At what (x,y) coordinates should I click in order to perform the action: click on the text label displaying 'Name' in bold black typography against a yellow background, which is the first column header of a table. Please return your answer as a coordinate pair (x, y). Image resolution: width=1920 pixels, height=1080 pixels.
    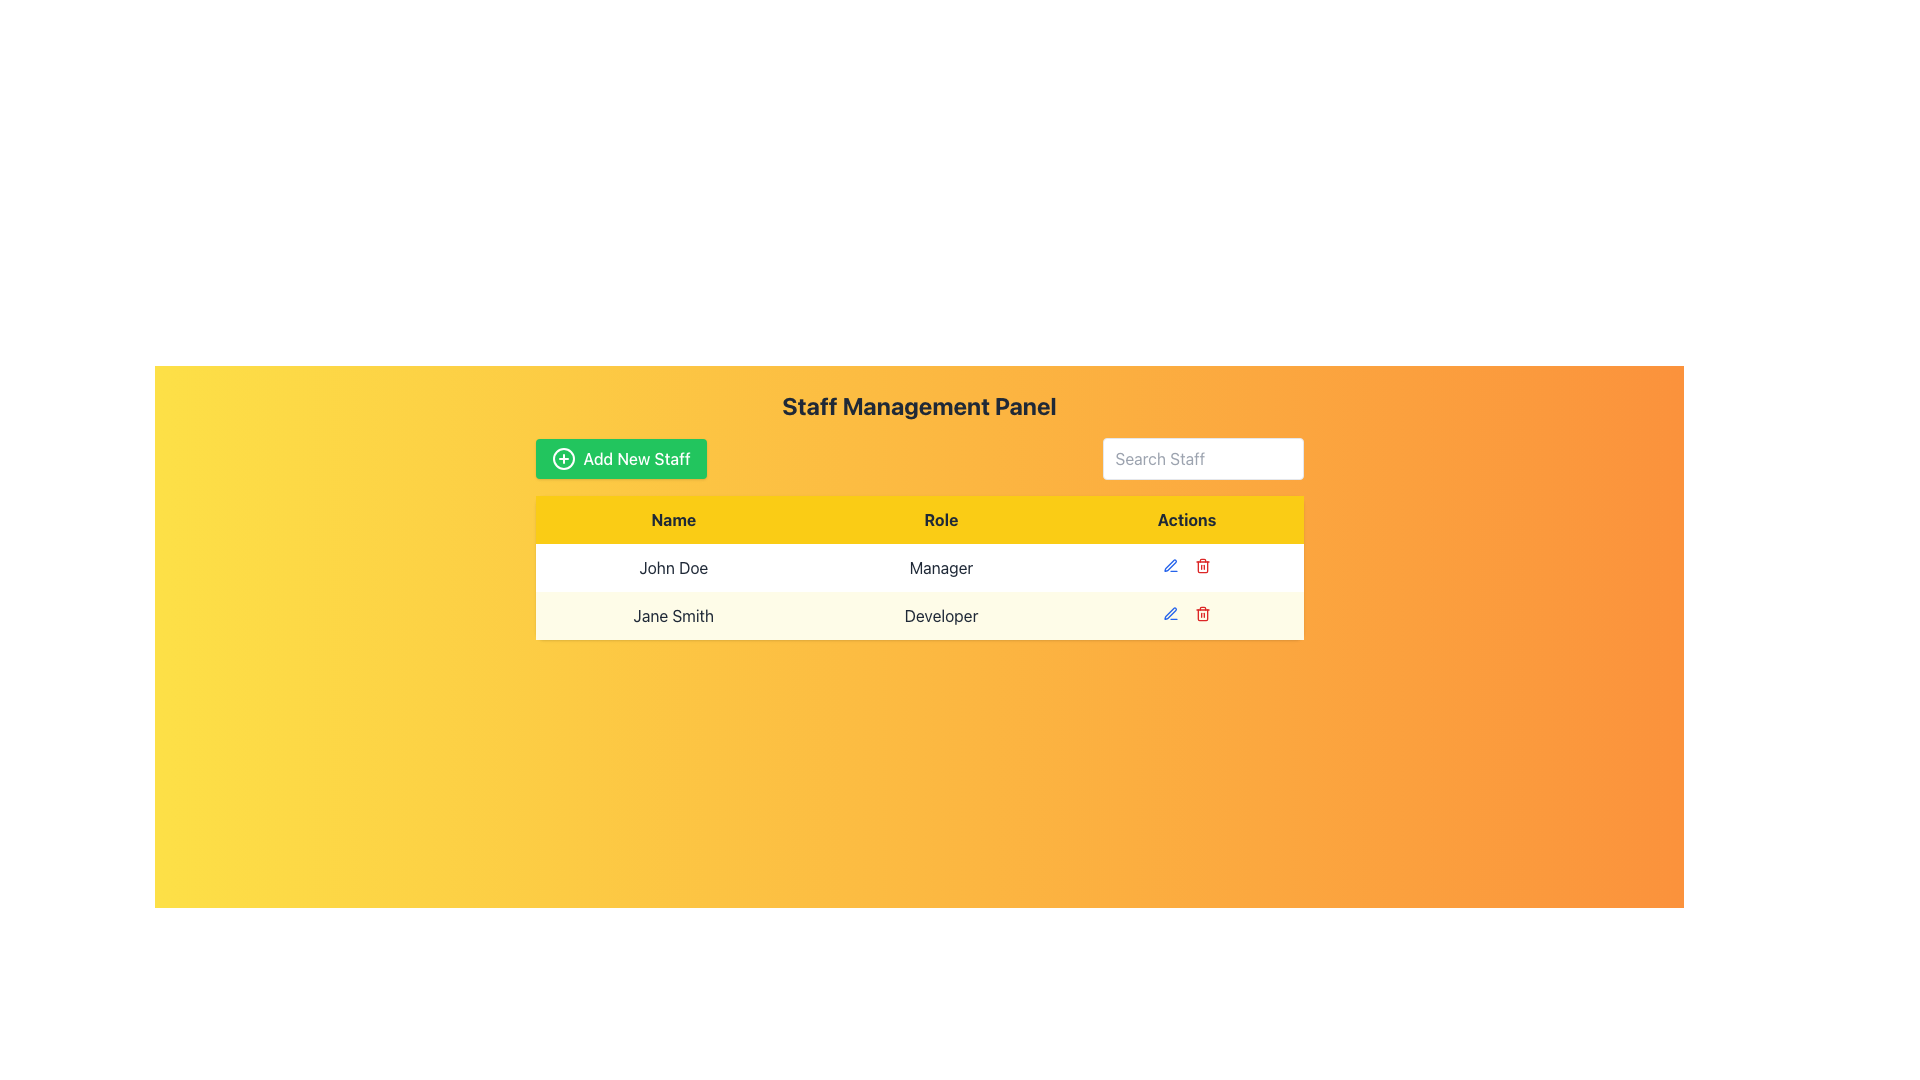
    Looking at the image, I should click on (673, 519).